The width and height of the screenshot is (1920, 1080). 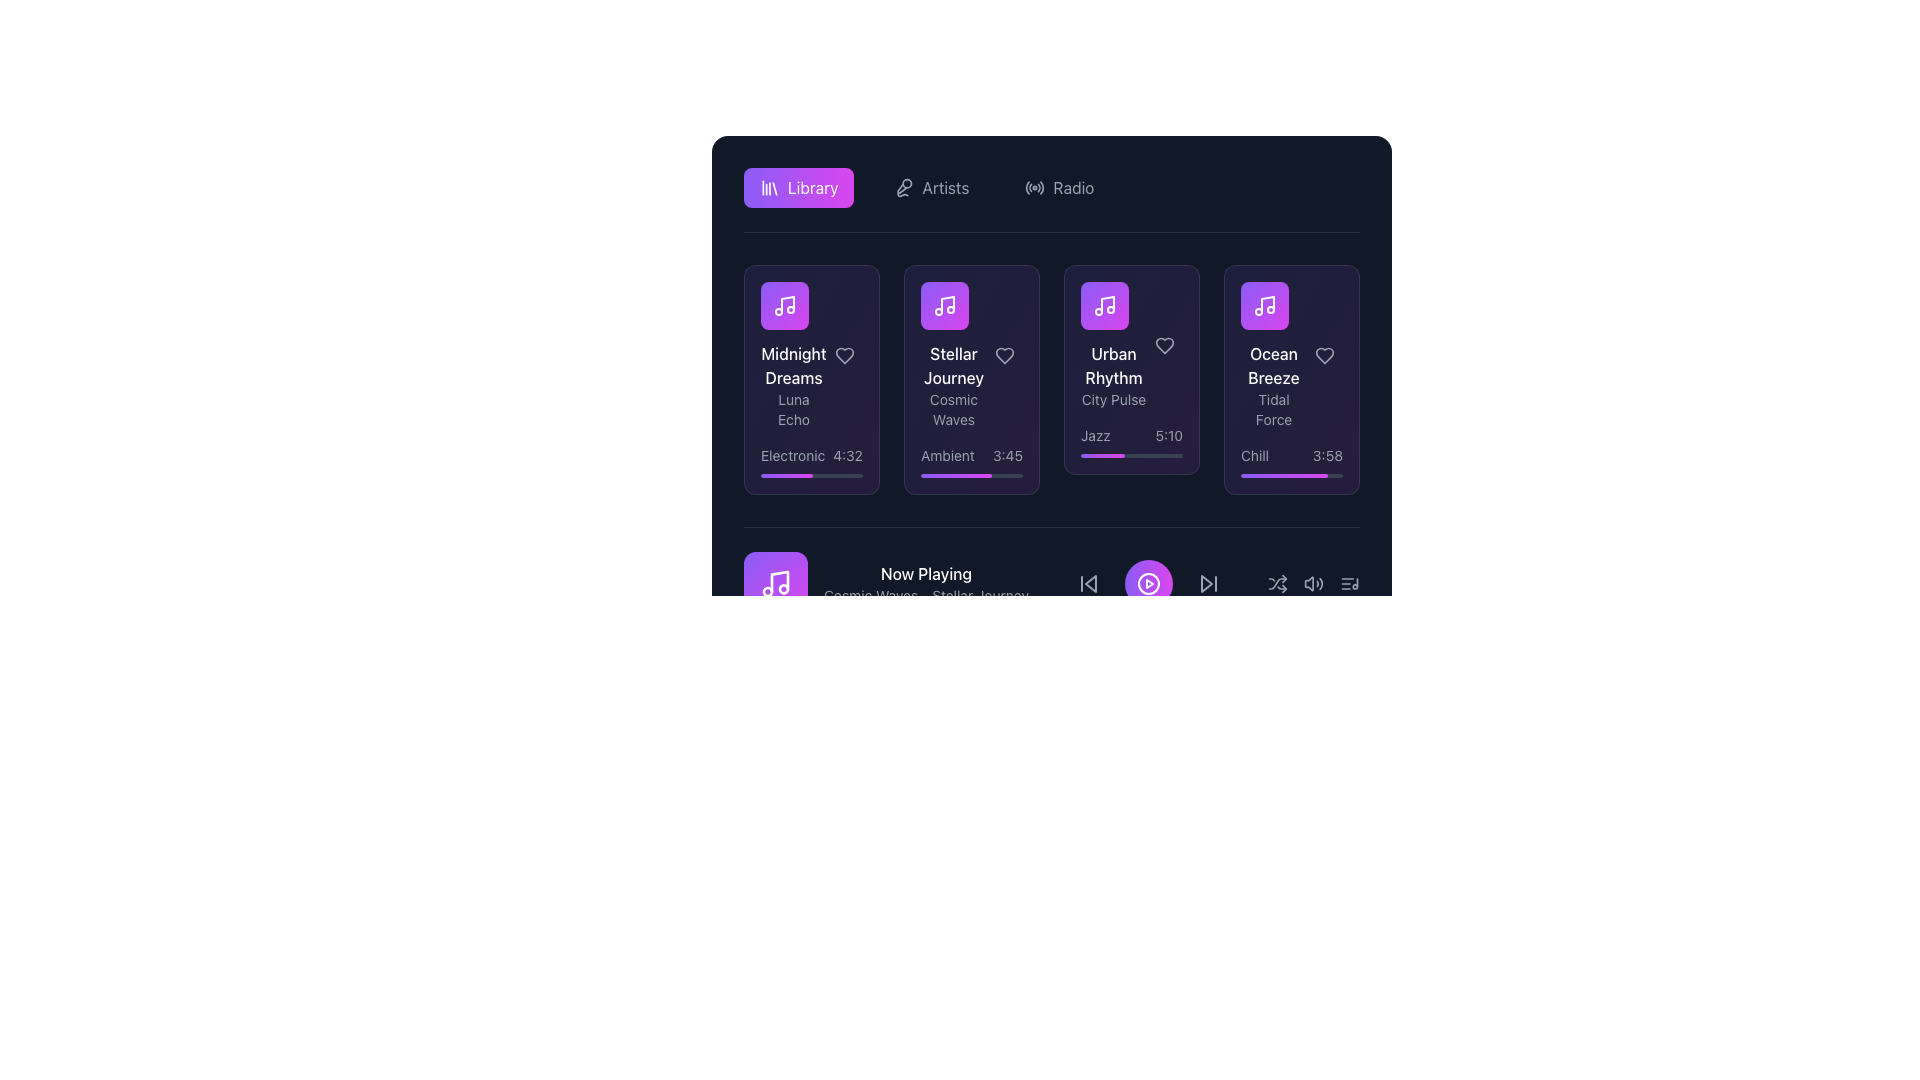 What do you see at coordinates (1324, 354) in the screenshot?
I see `the small heart icon button located at the top-right corner of the 'Ocean Breeze' music card` at bounding box center [1324, 354].